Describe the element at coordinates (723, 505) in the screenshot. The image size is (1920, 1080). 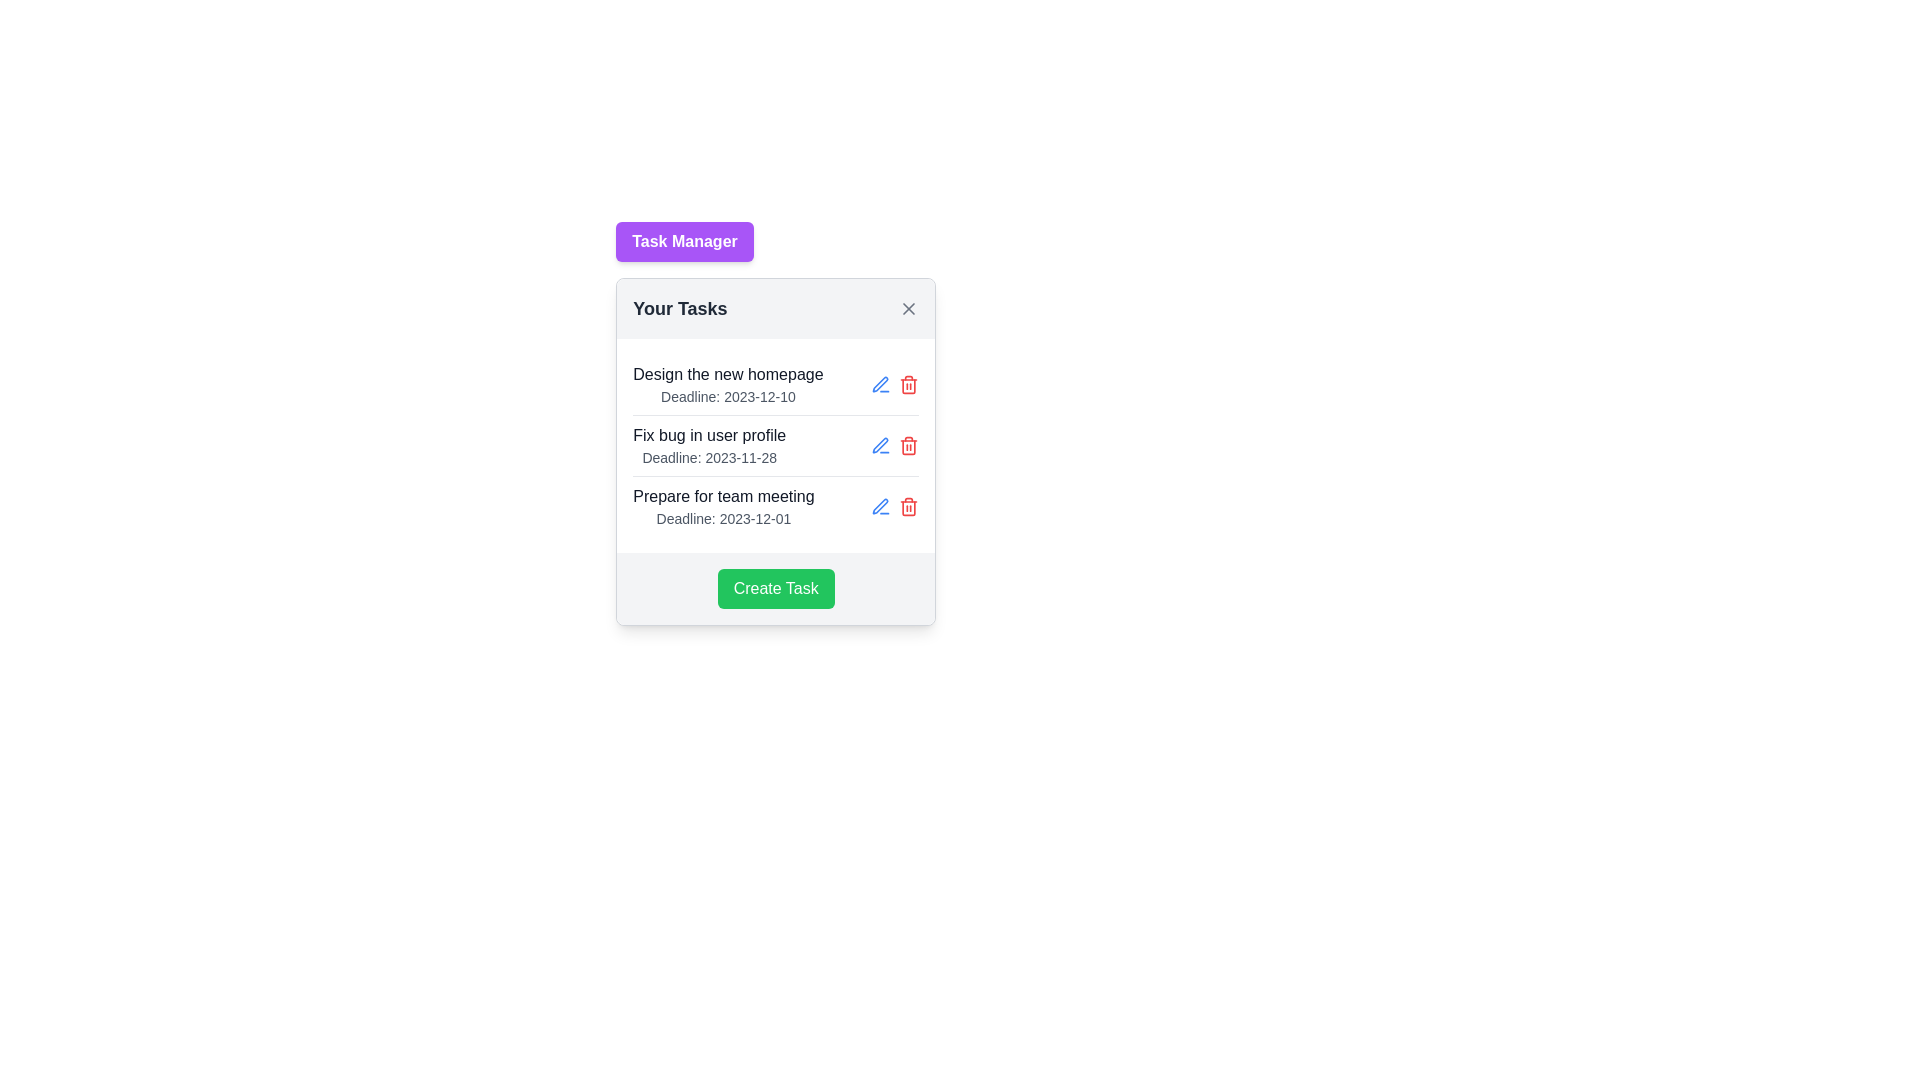
I see `the compound text display component that informs the user about the task 'Prepare for team meeting' and its deadline '2023-12-01'` at that location.